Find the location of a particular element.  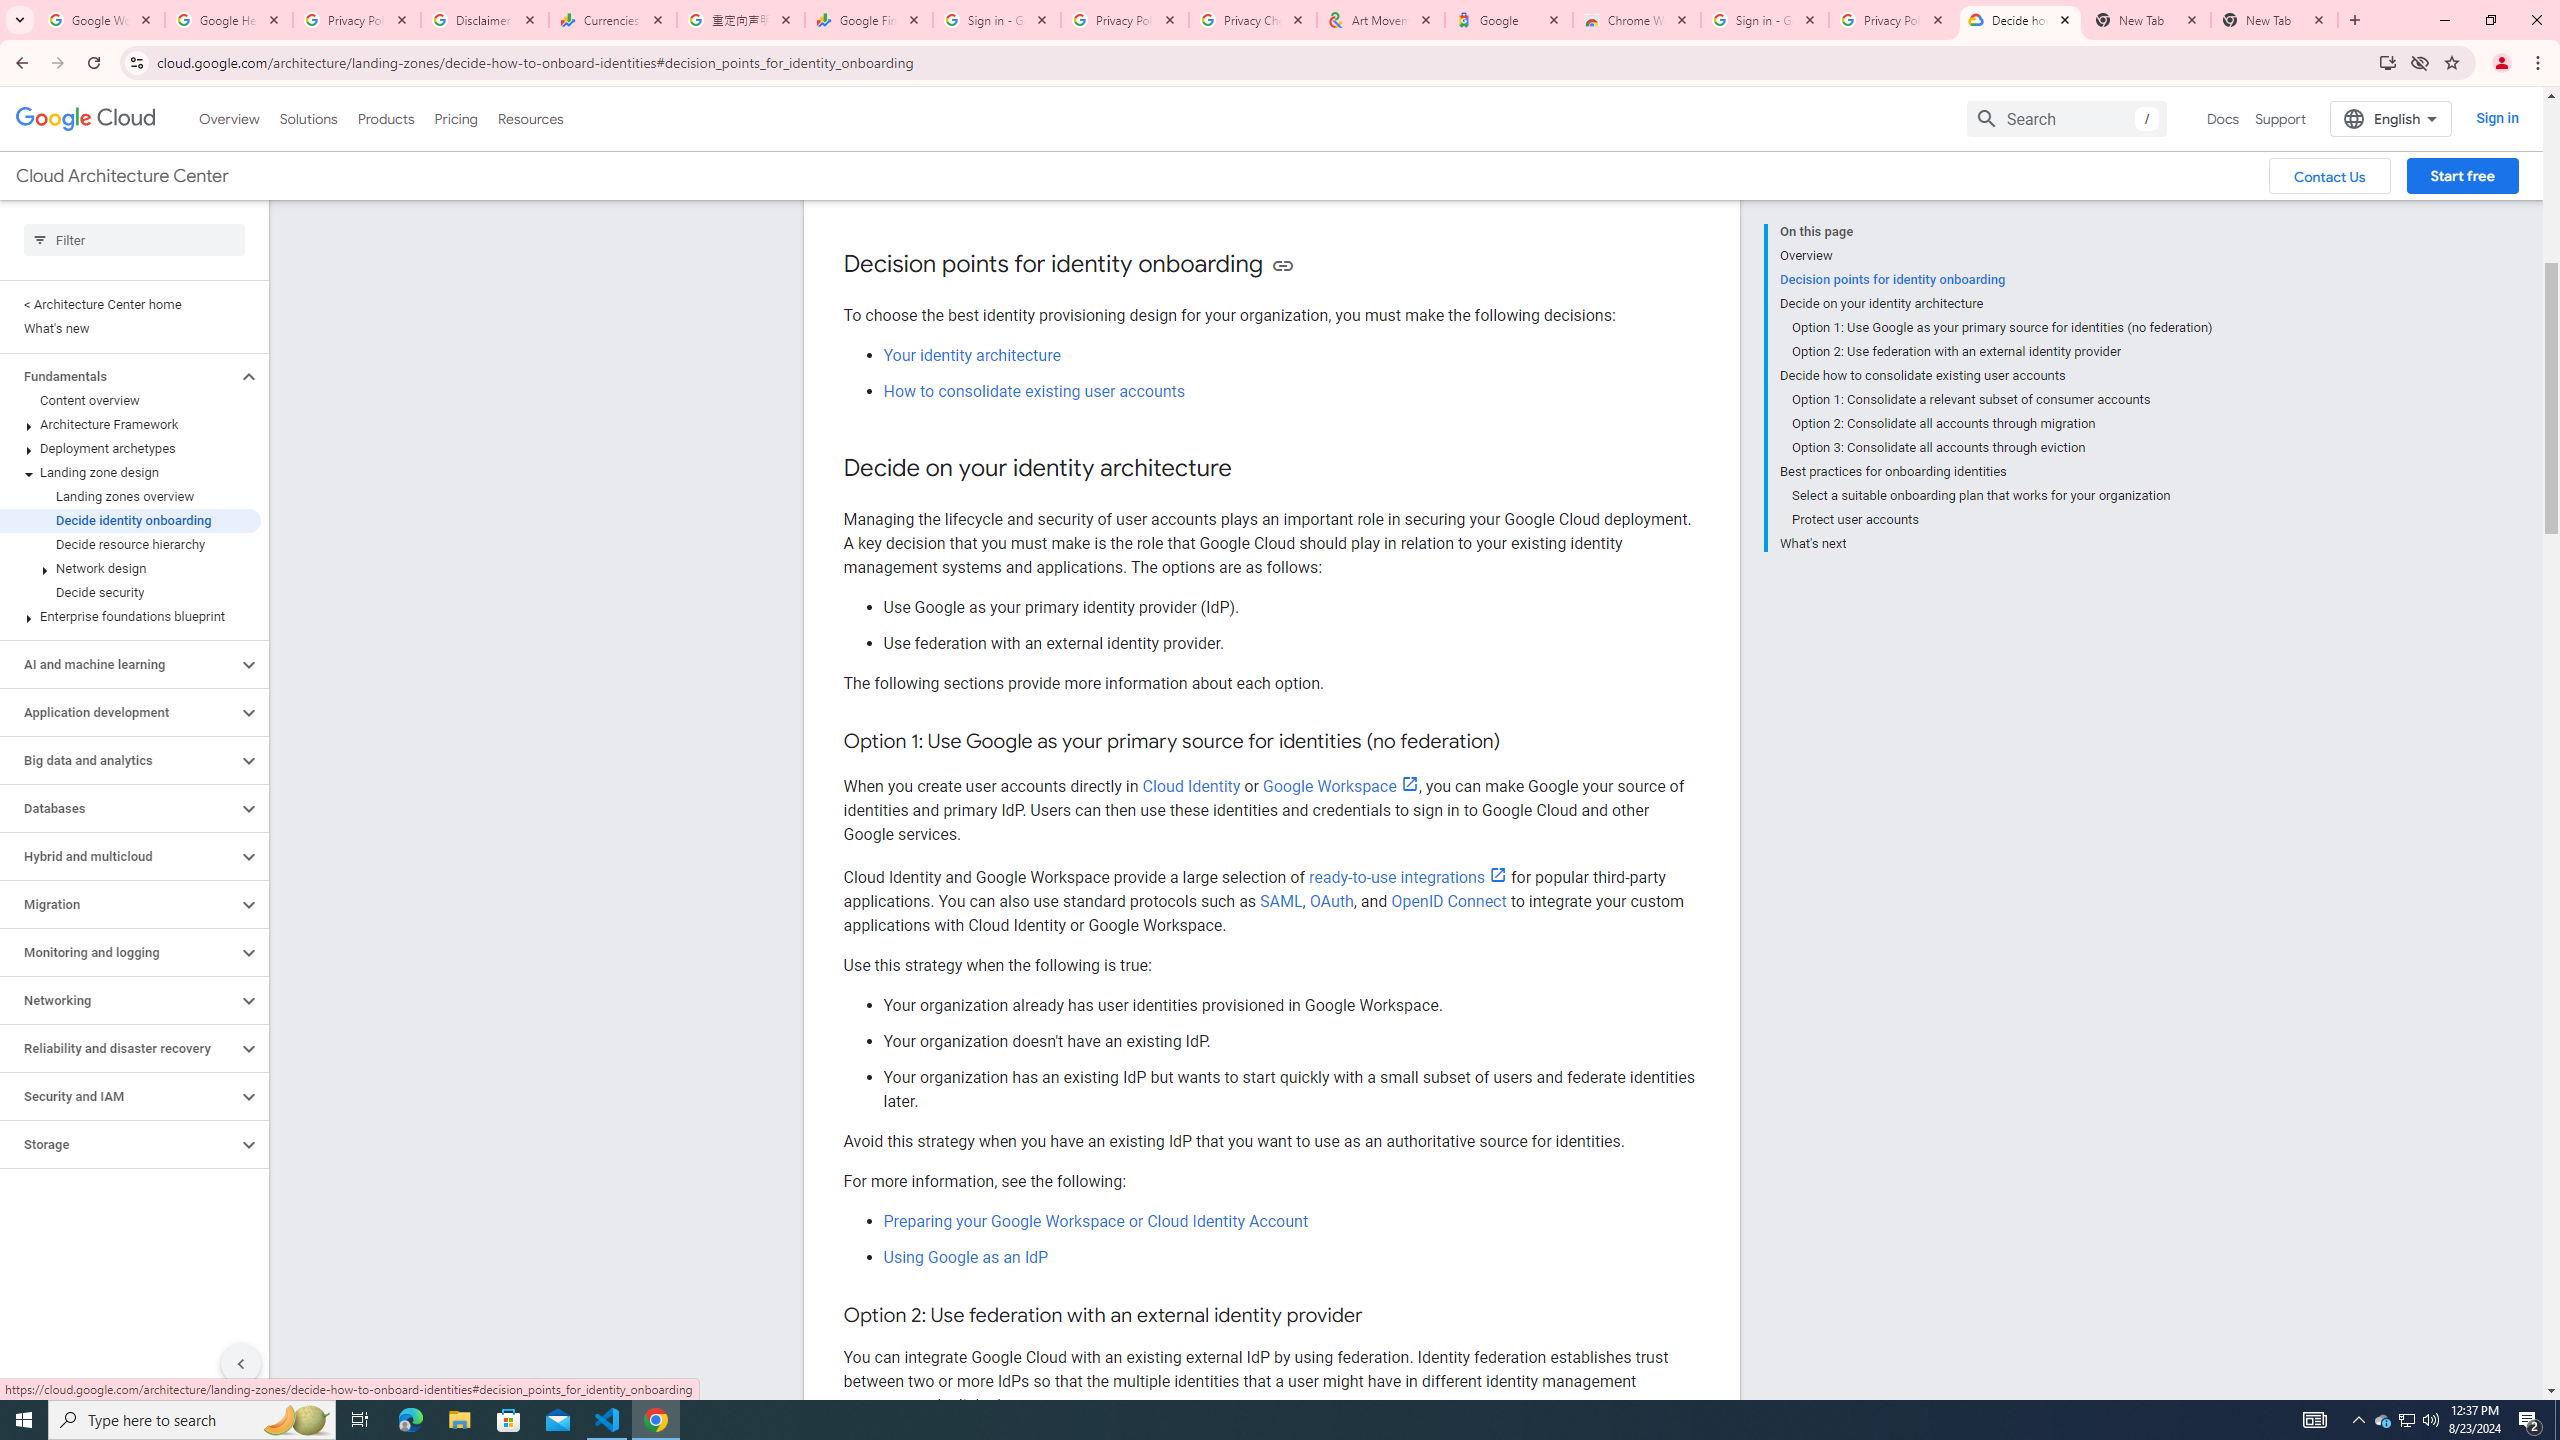

'< Architecture Center home' is located at coordinates (130, 303).